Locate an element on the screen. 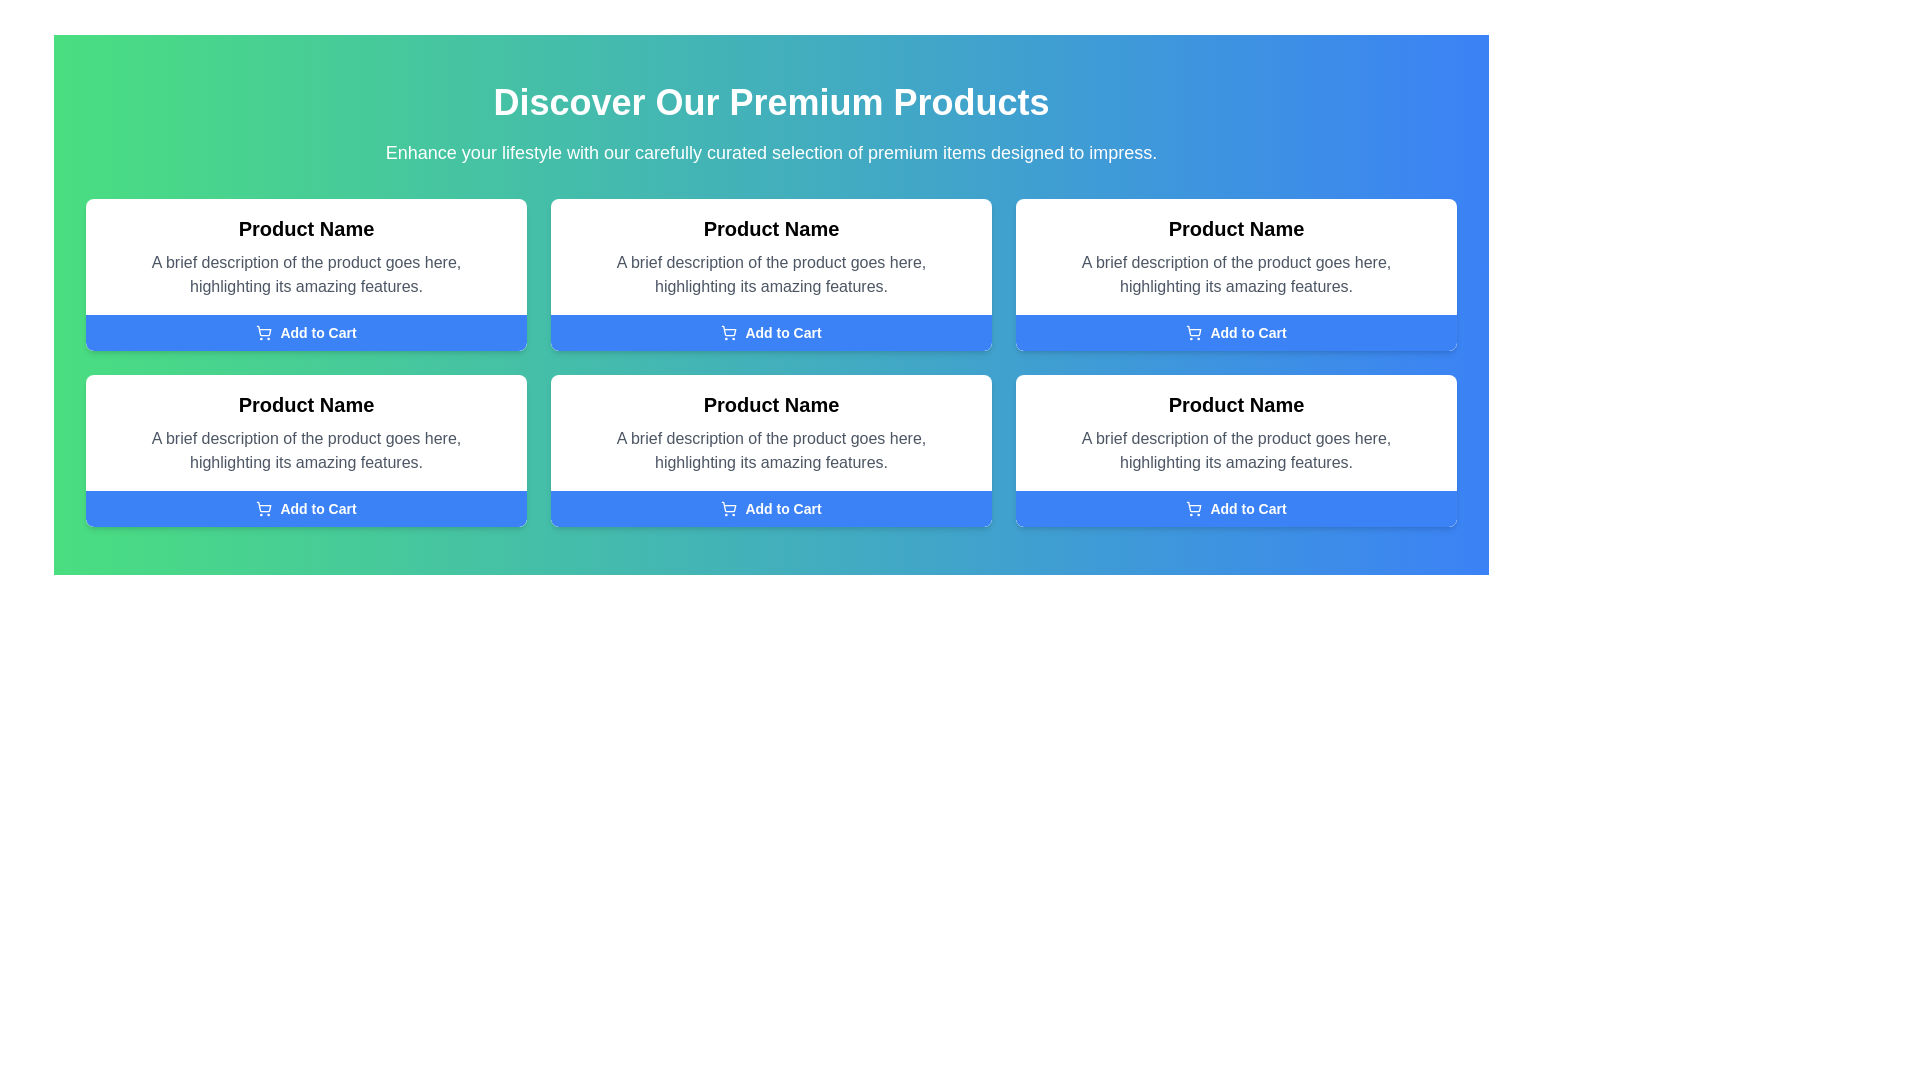 The height and width of the screenshot is (1080, 1920). the 'Add to Cart' button with a bright blue background and white text, located at the bottom of the card layout is located at coordinates (305, 331).